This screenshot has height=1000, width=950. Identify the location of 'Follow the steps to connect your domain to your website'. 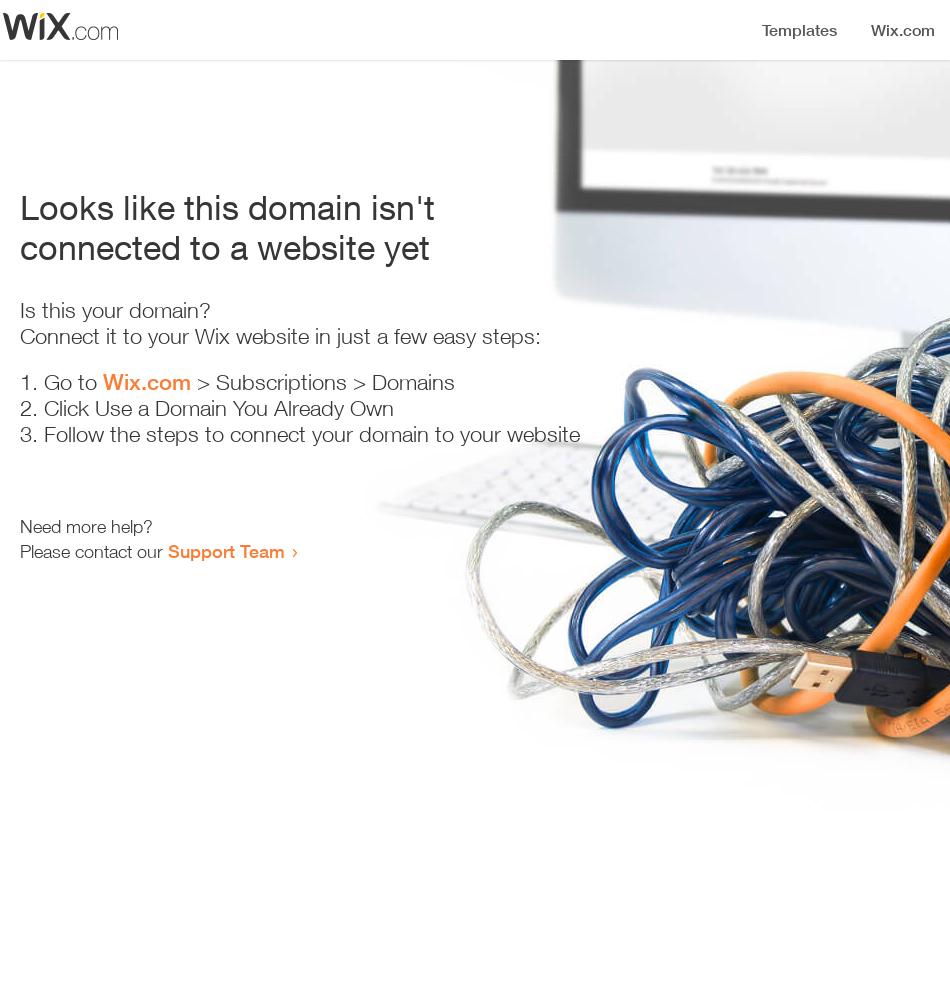
(310, 434).